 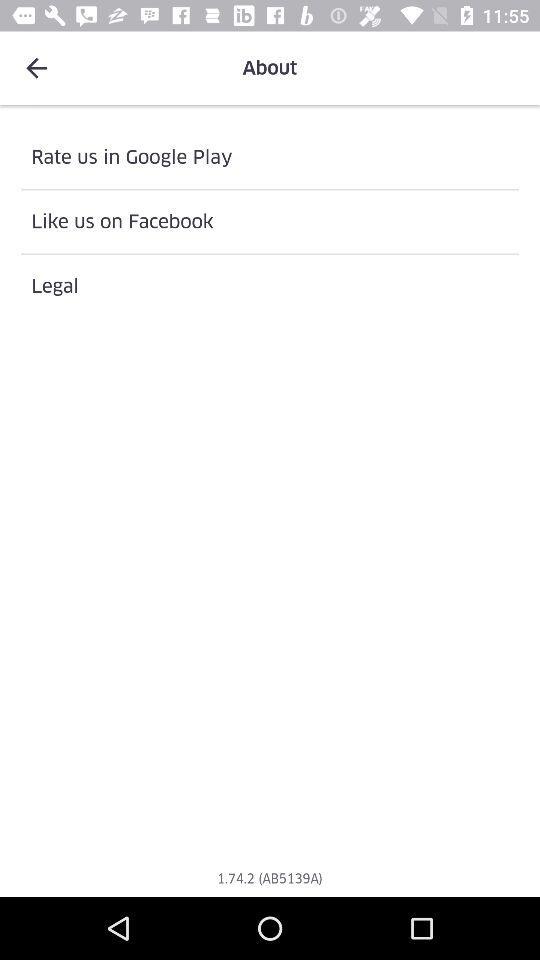 What do you see at coordinates (36, 68) in the screenshot?
I see `icon above rate us in item` at bounding box center [36, 68].